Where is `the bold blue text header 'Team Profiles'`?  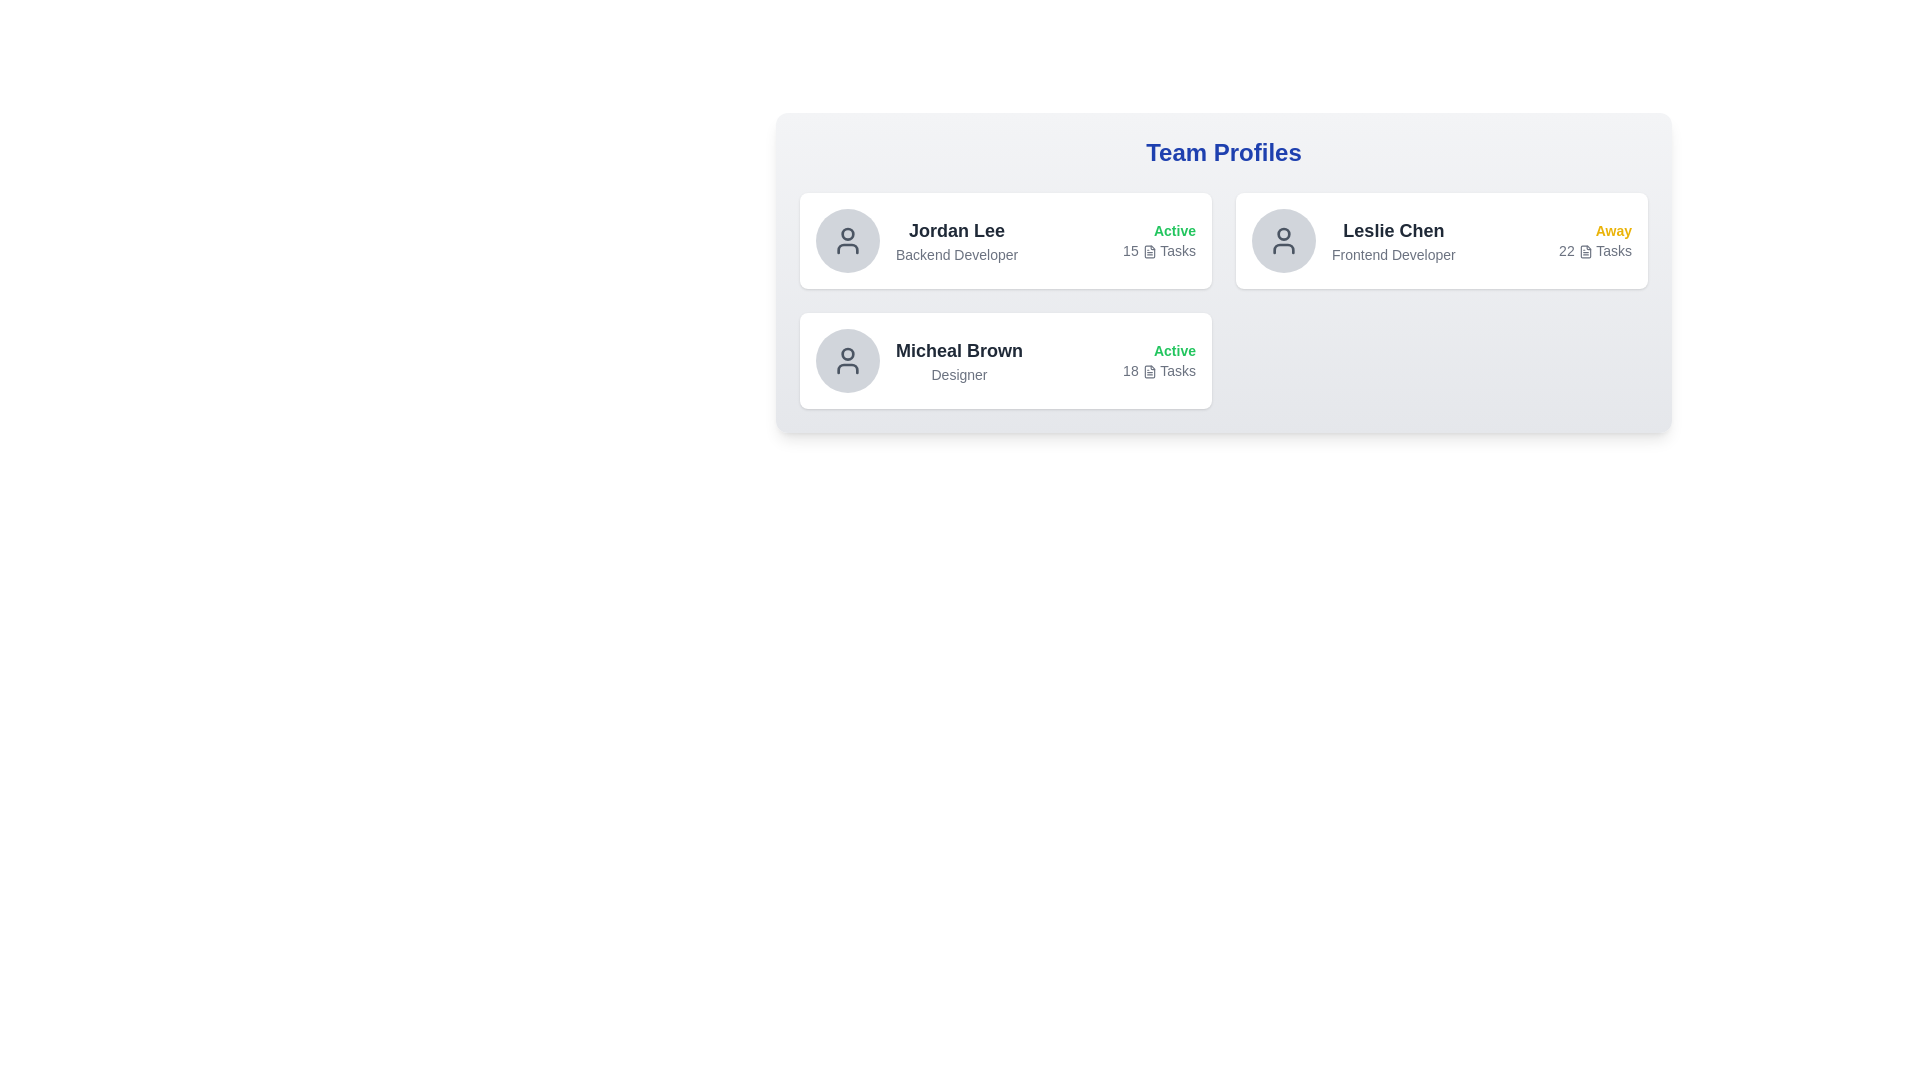 the bold blue text header 'Team Profiles' is located at coordinates (1223, 152).